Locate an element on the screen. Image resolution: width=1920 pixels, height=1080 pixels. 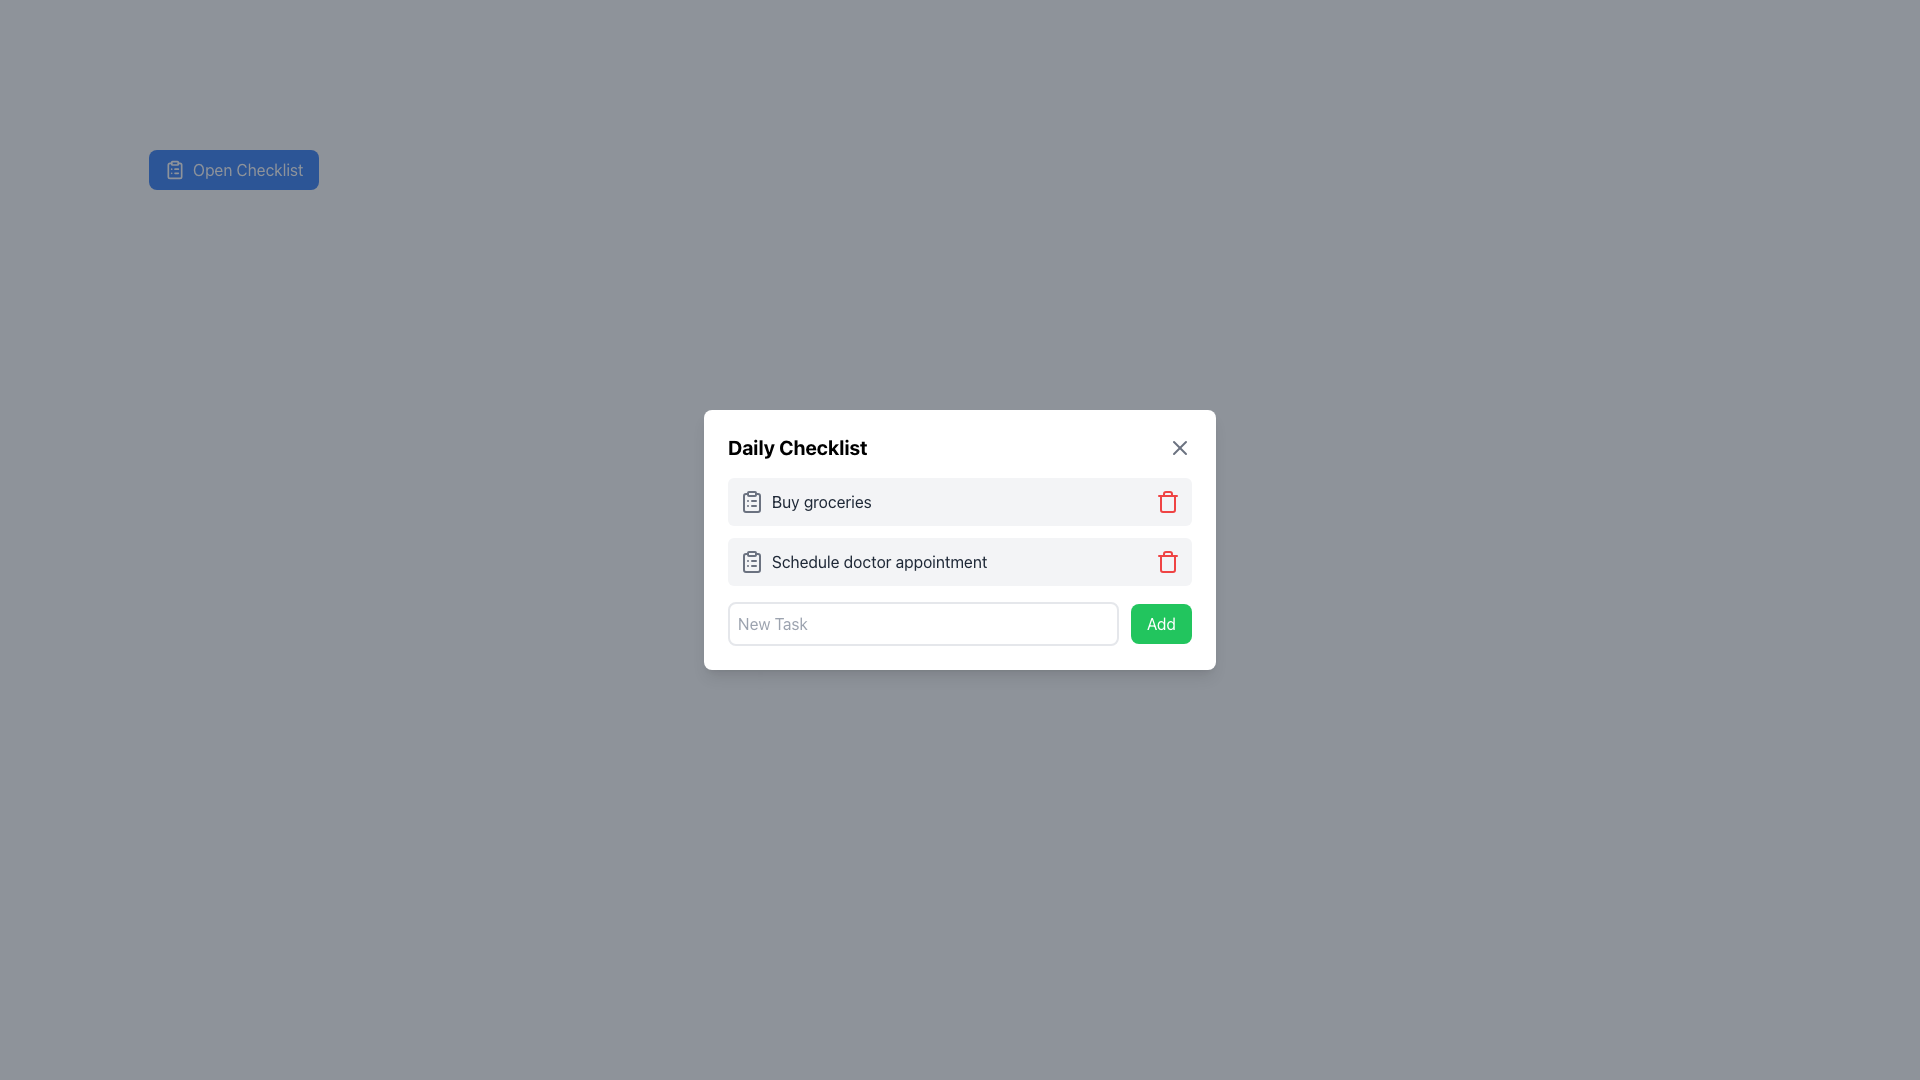
the button with blue background and white text 'Open Checklist' is located at coordinates (234, 168).